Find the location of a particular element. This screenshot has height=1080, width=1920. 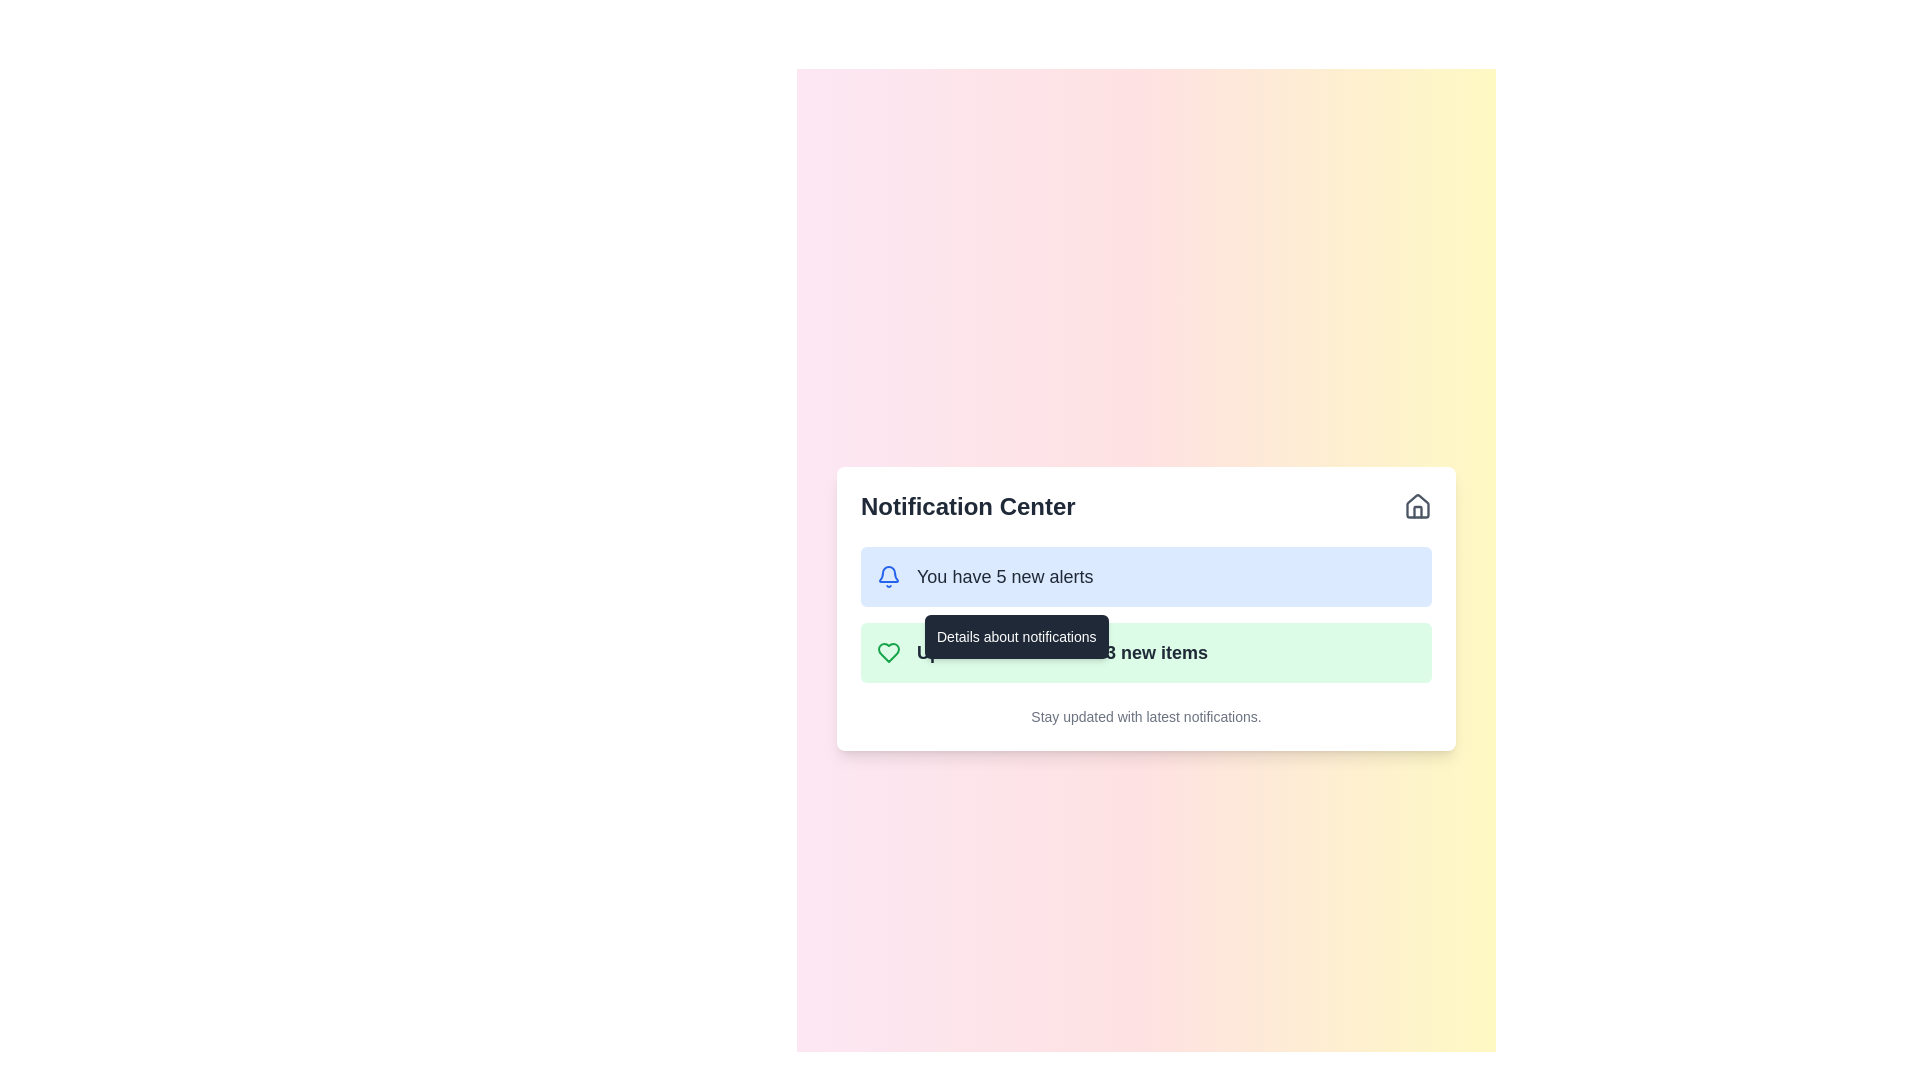

the 'like' or 'favorite' icon located to the left of the text 'Updated 3 new items' within the notification card is located at coordinates (887, 652).